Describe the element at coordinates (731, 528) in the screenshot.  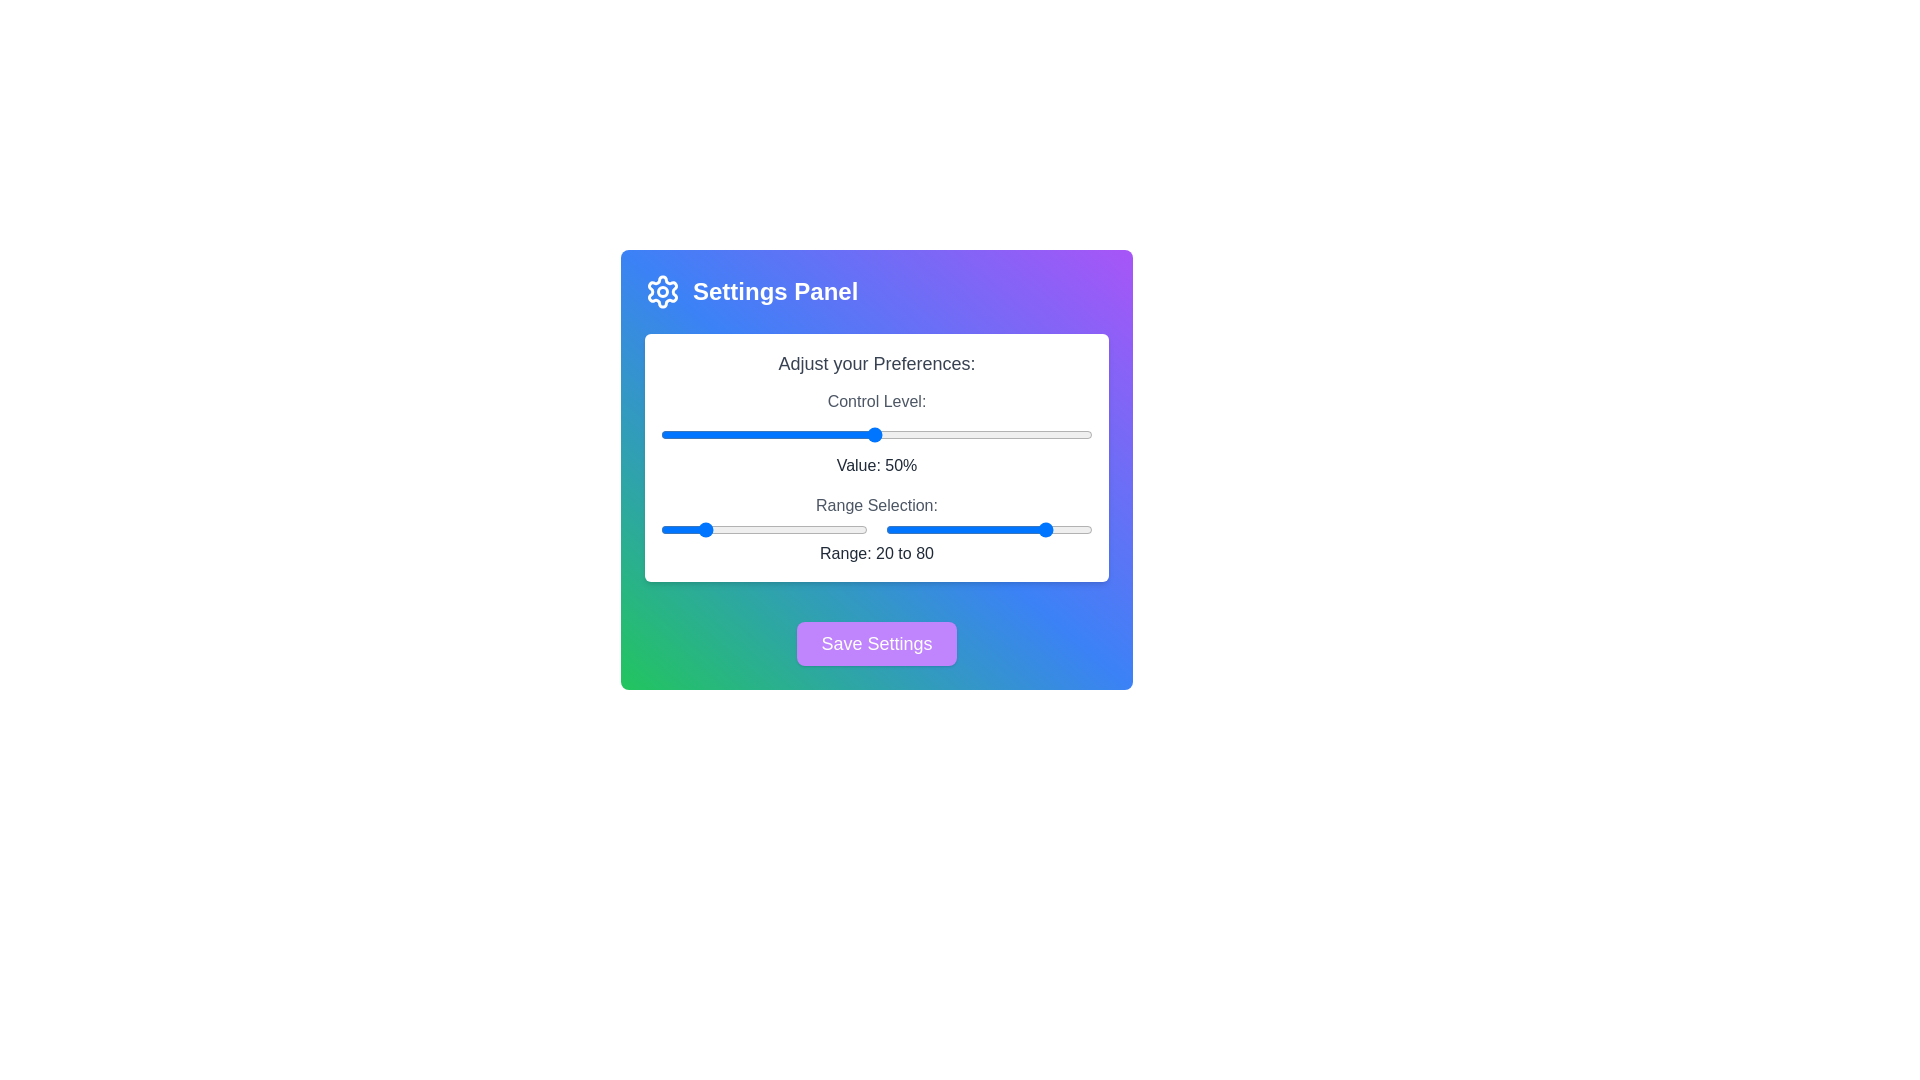
I see `the slider` at that location.